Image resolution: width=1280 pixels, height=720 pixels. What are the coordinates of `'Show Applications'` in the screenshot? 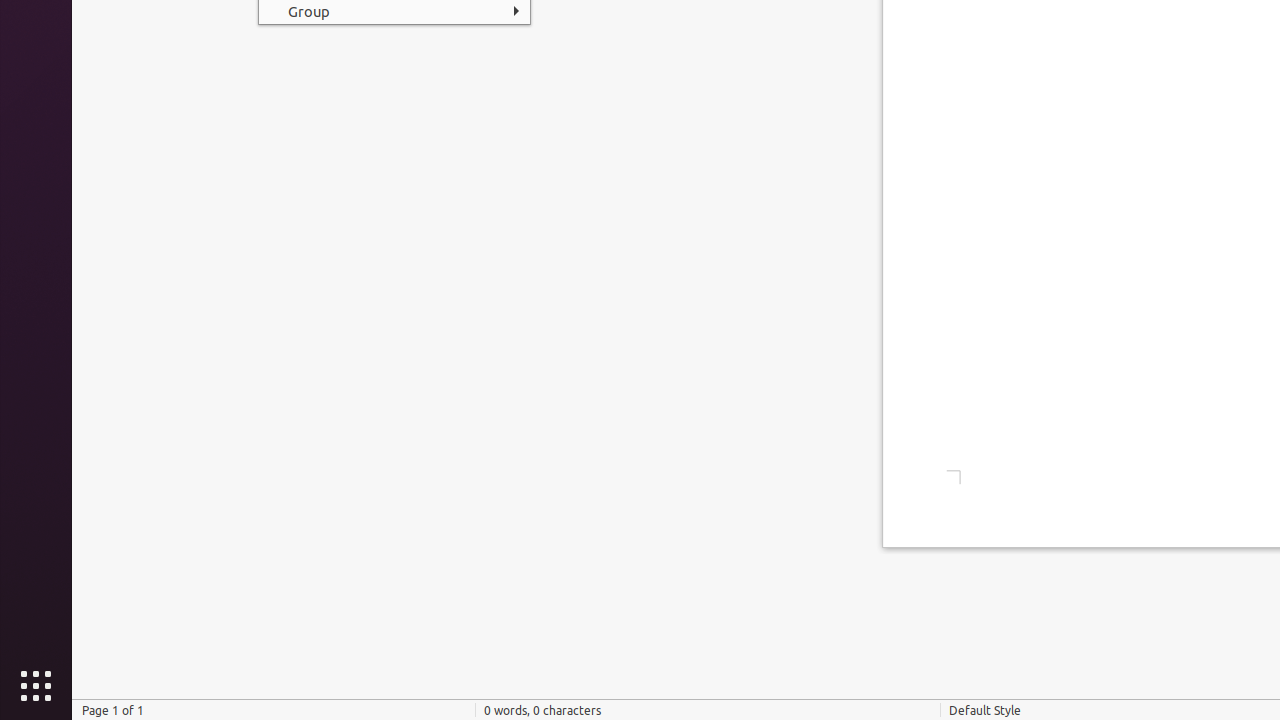 It's located at (35, 685).